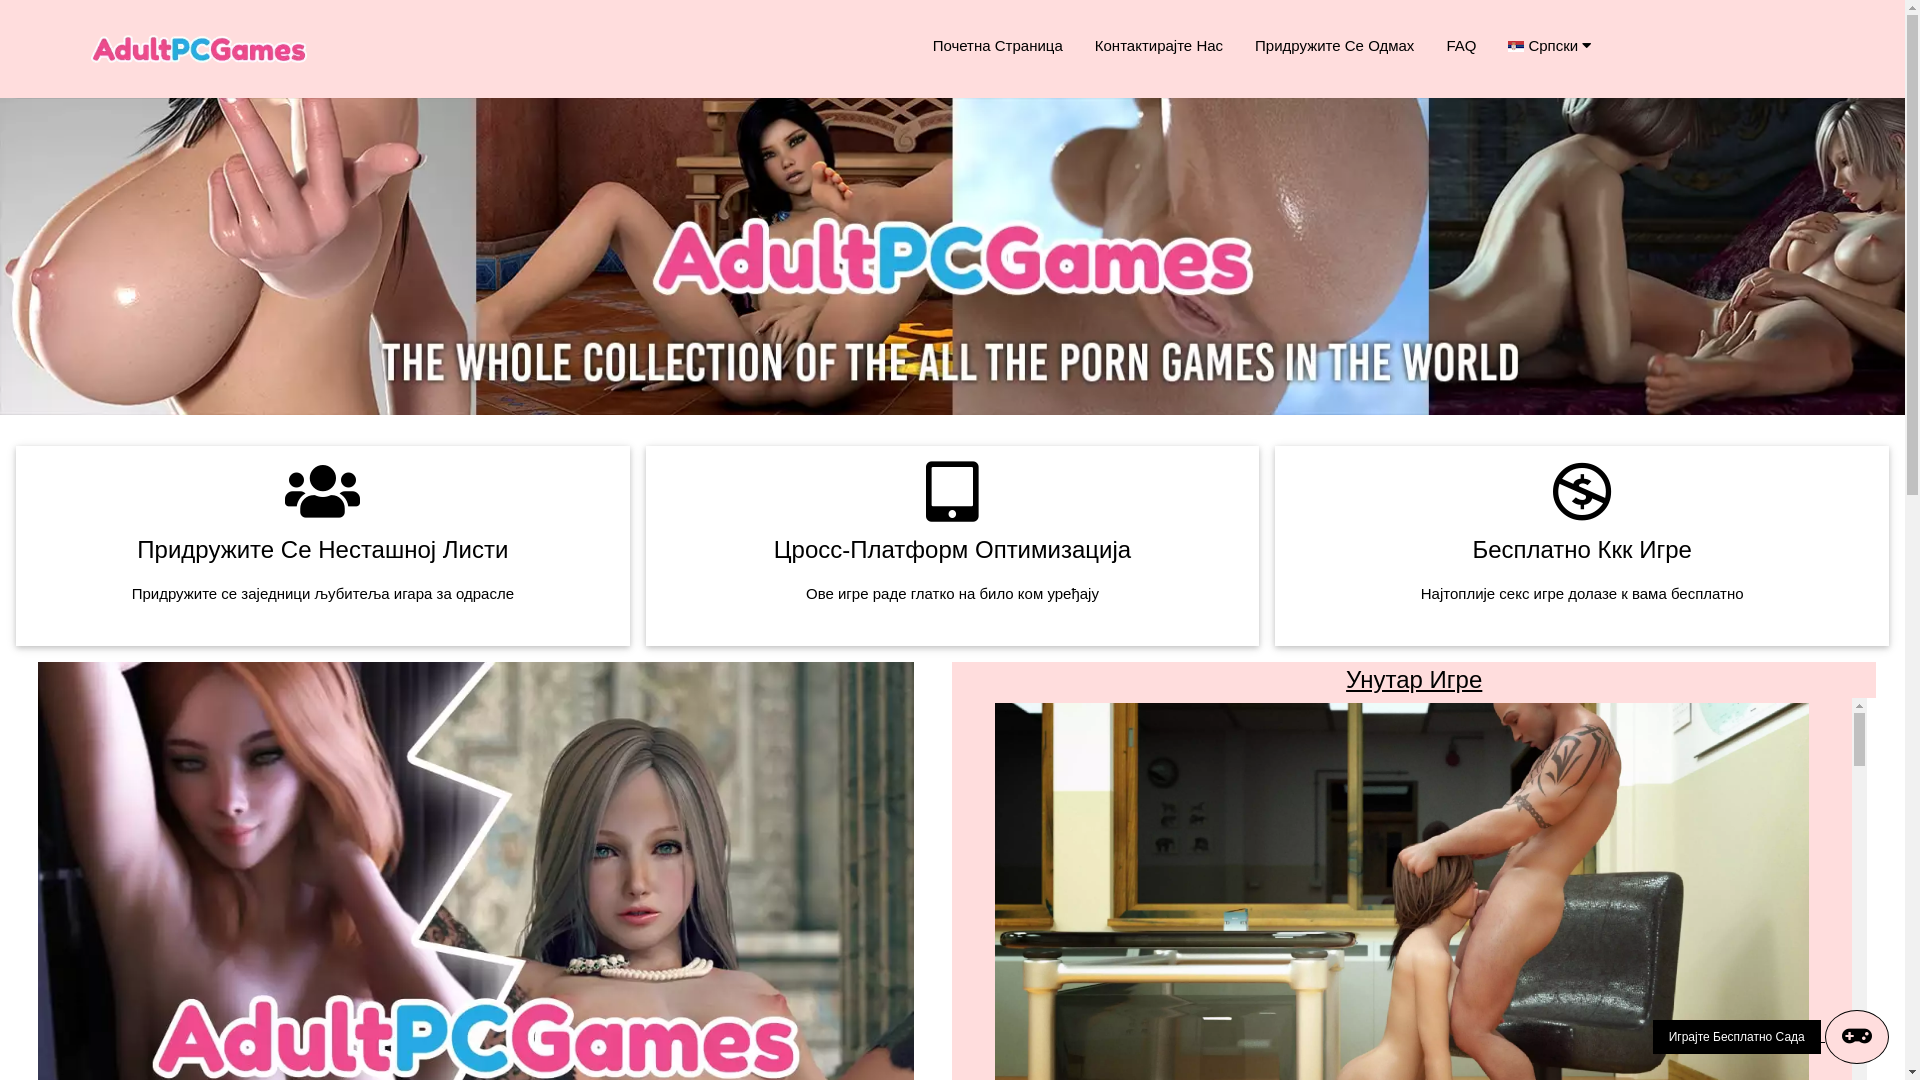 Image resolution: width=1920 pixels, height=1080 pixels. I want to click on 'FAQ', so click(1429, 45).